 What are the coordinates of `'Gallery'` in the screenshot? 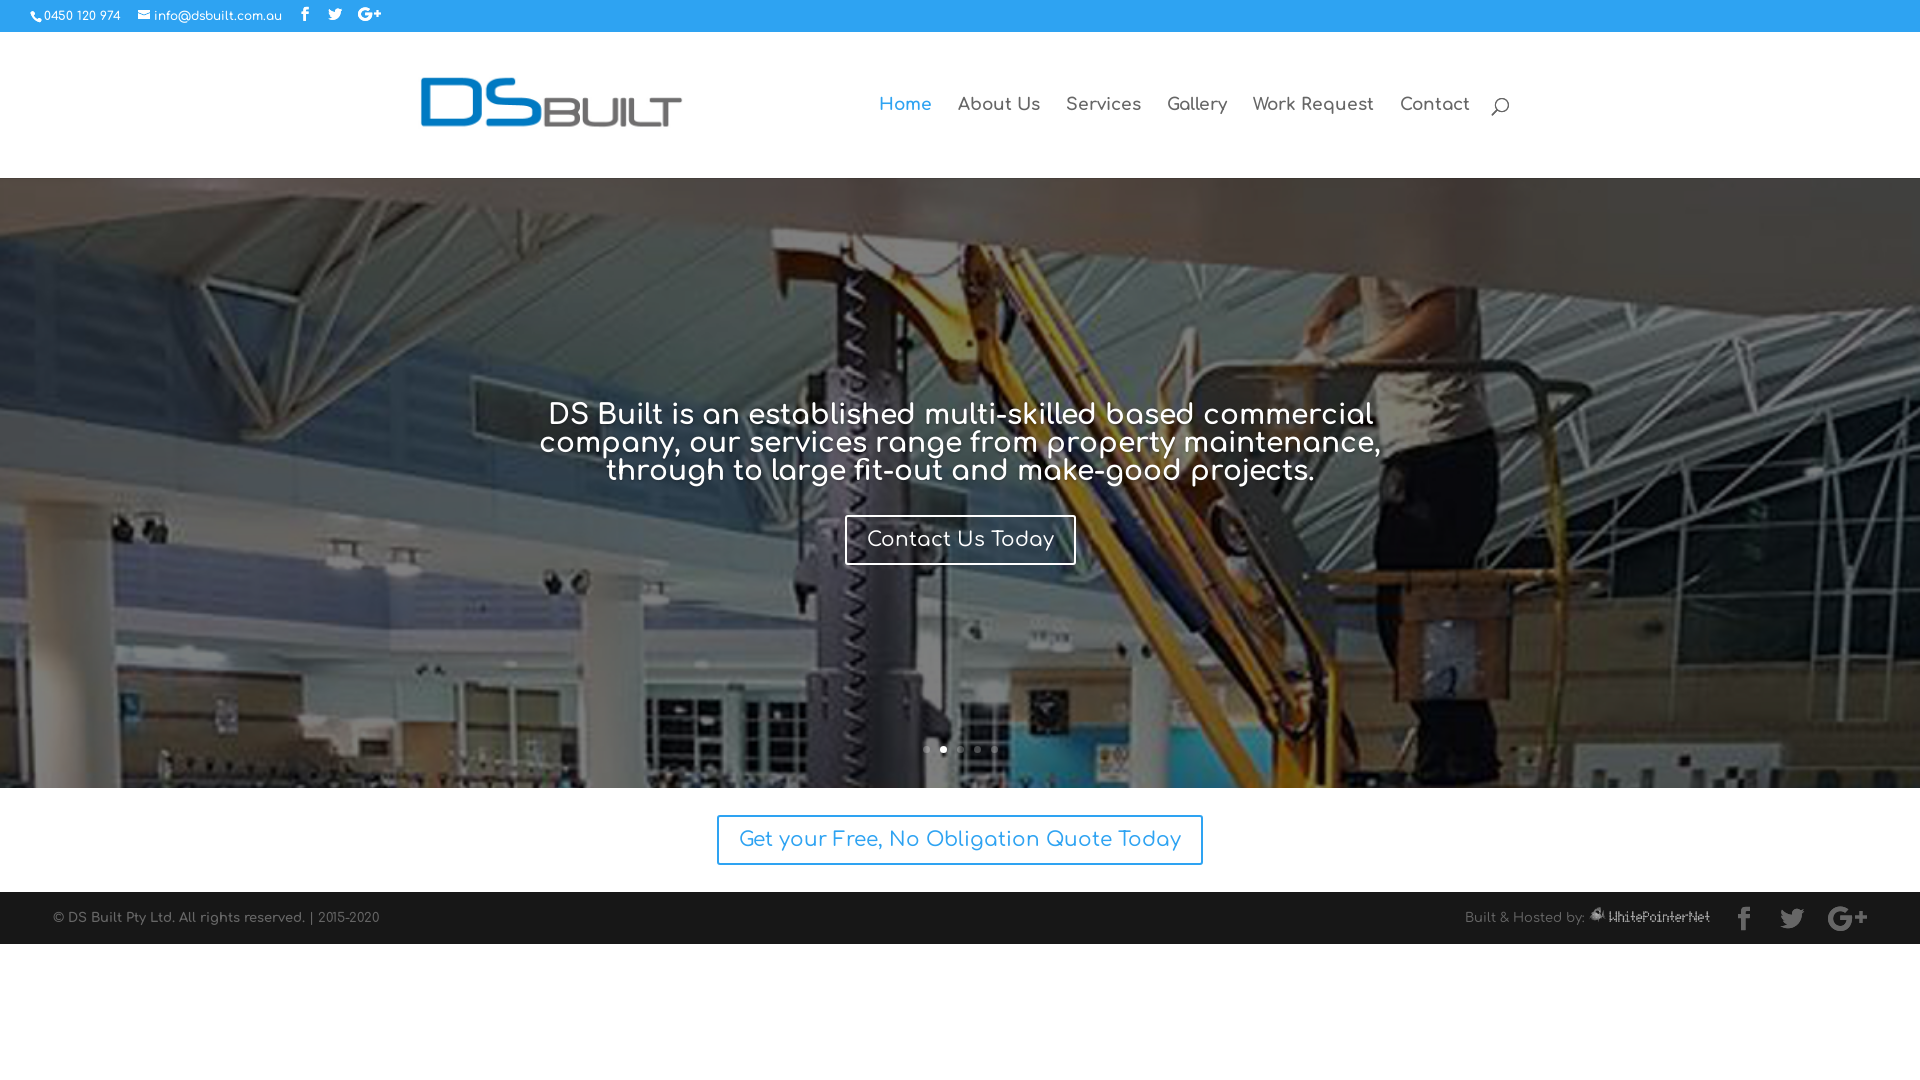 It's located at (1195, 137).